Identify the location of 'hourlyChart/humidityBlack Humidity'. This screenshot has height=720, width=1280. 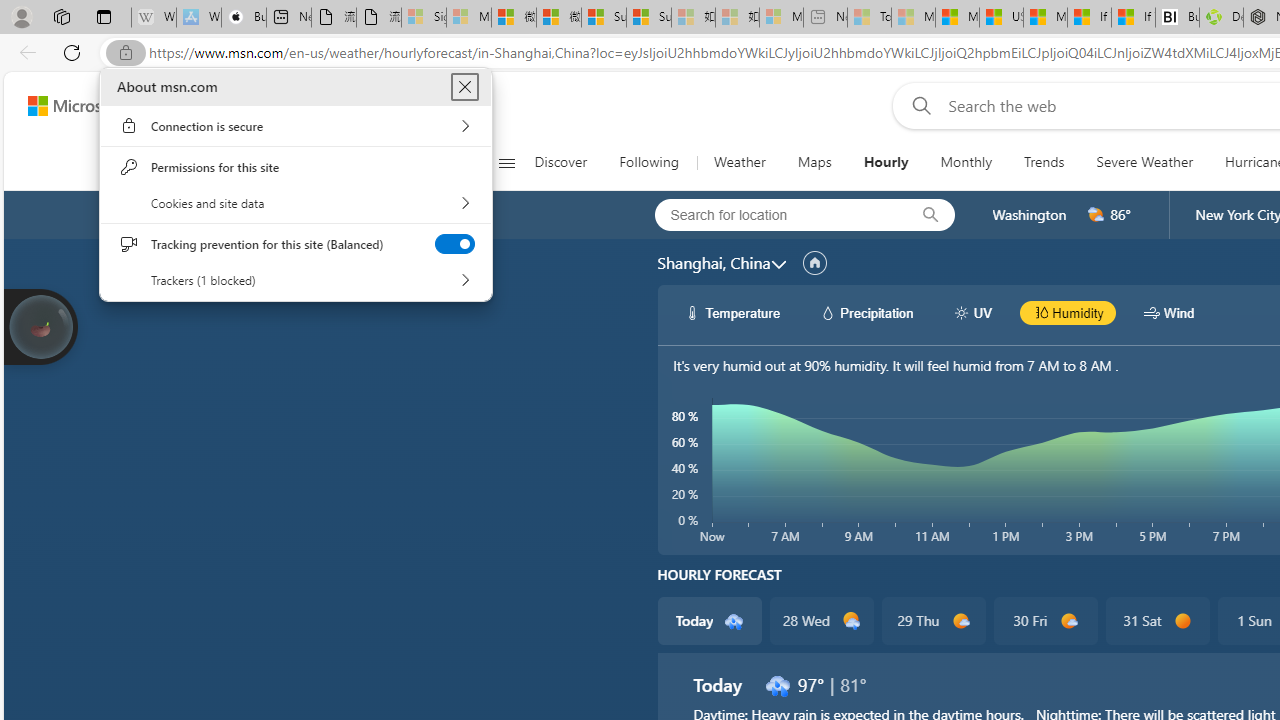
(1067, 312).